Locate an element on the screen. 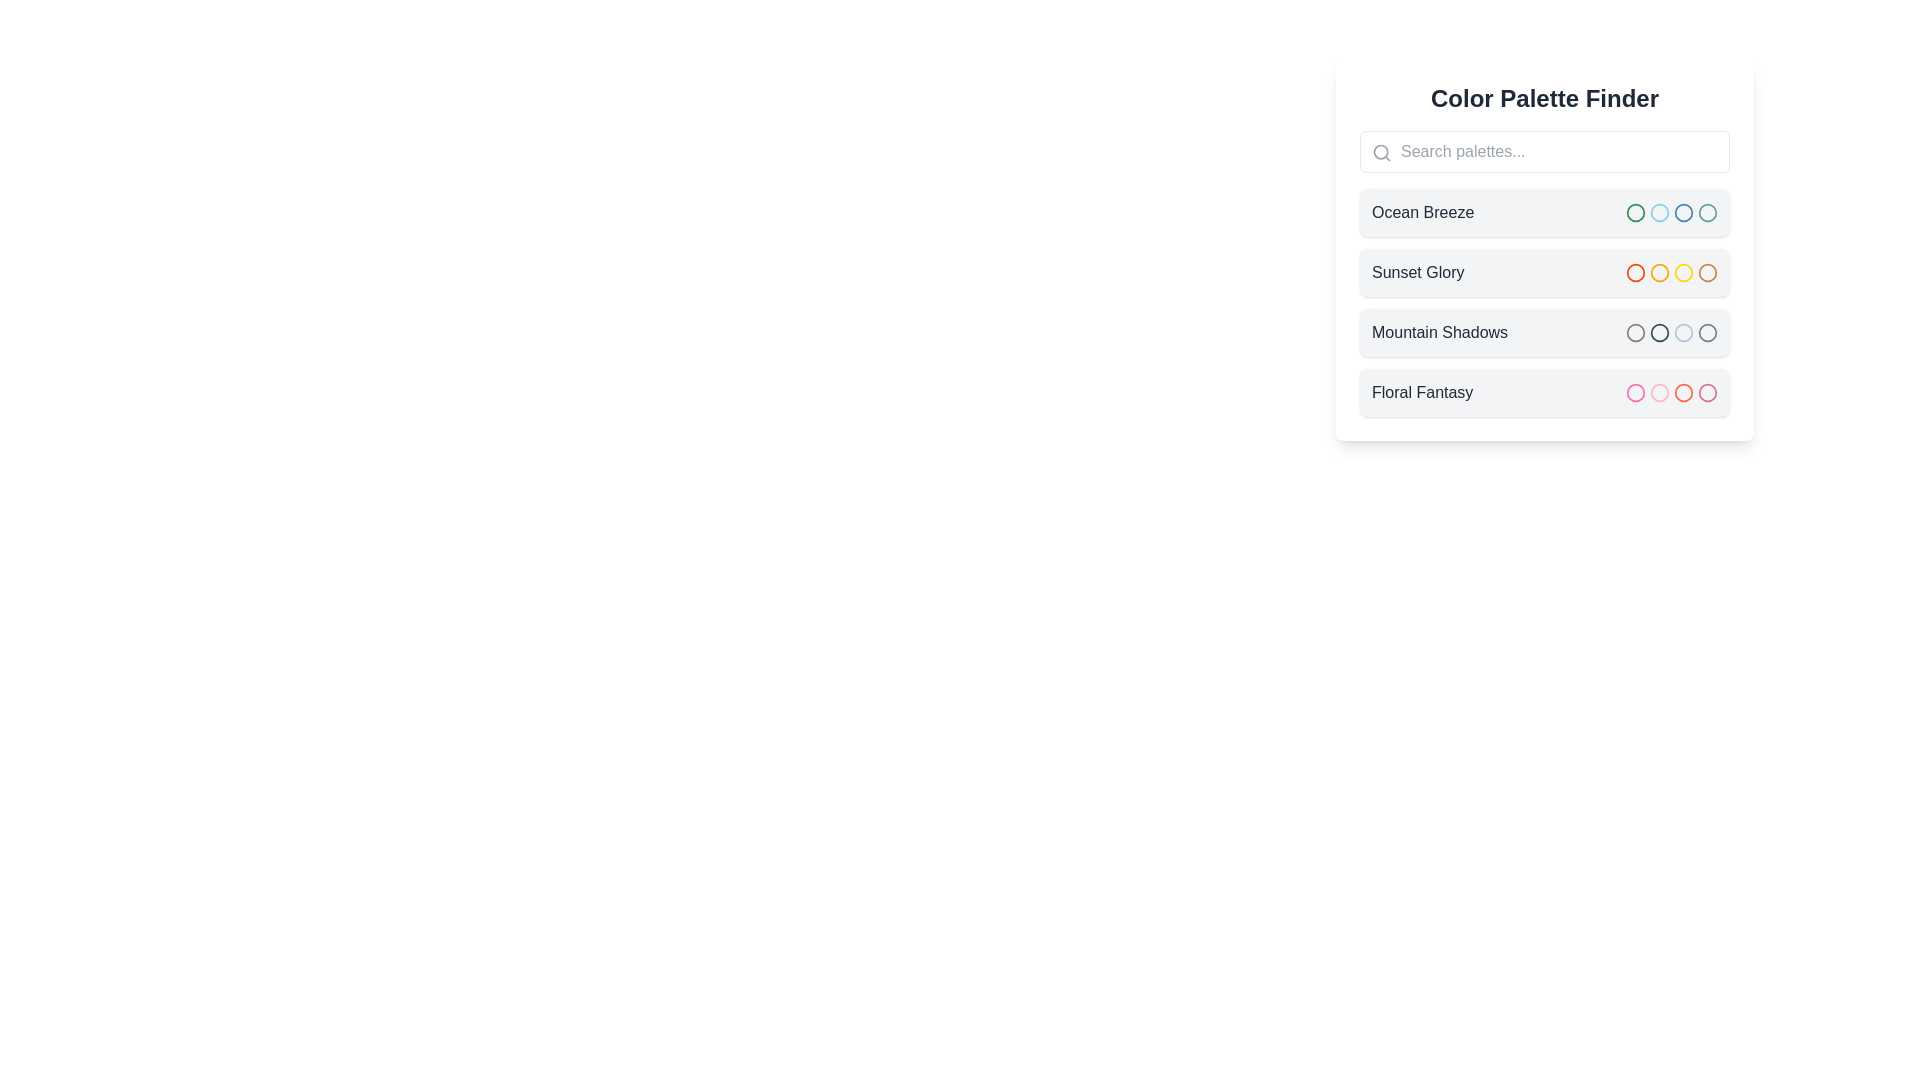  the selection box labeled 'Sunset Glory' is located at coordinates (1544, 273).